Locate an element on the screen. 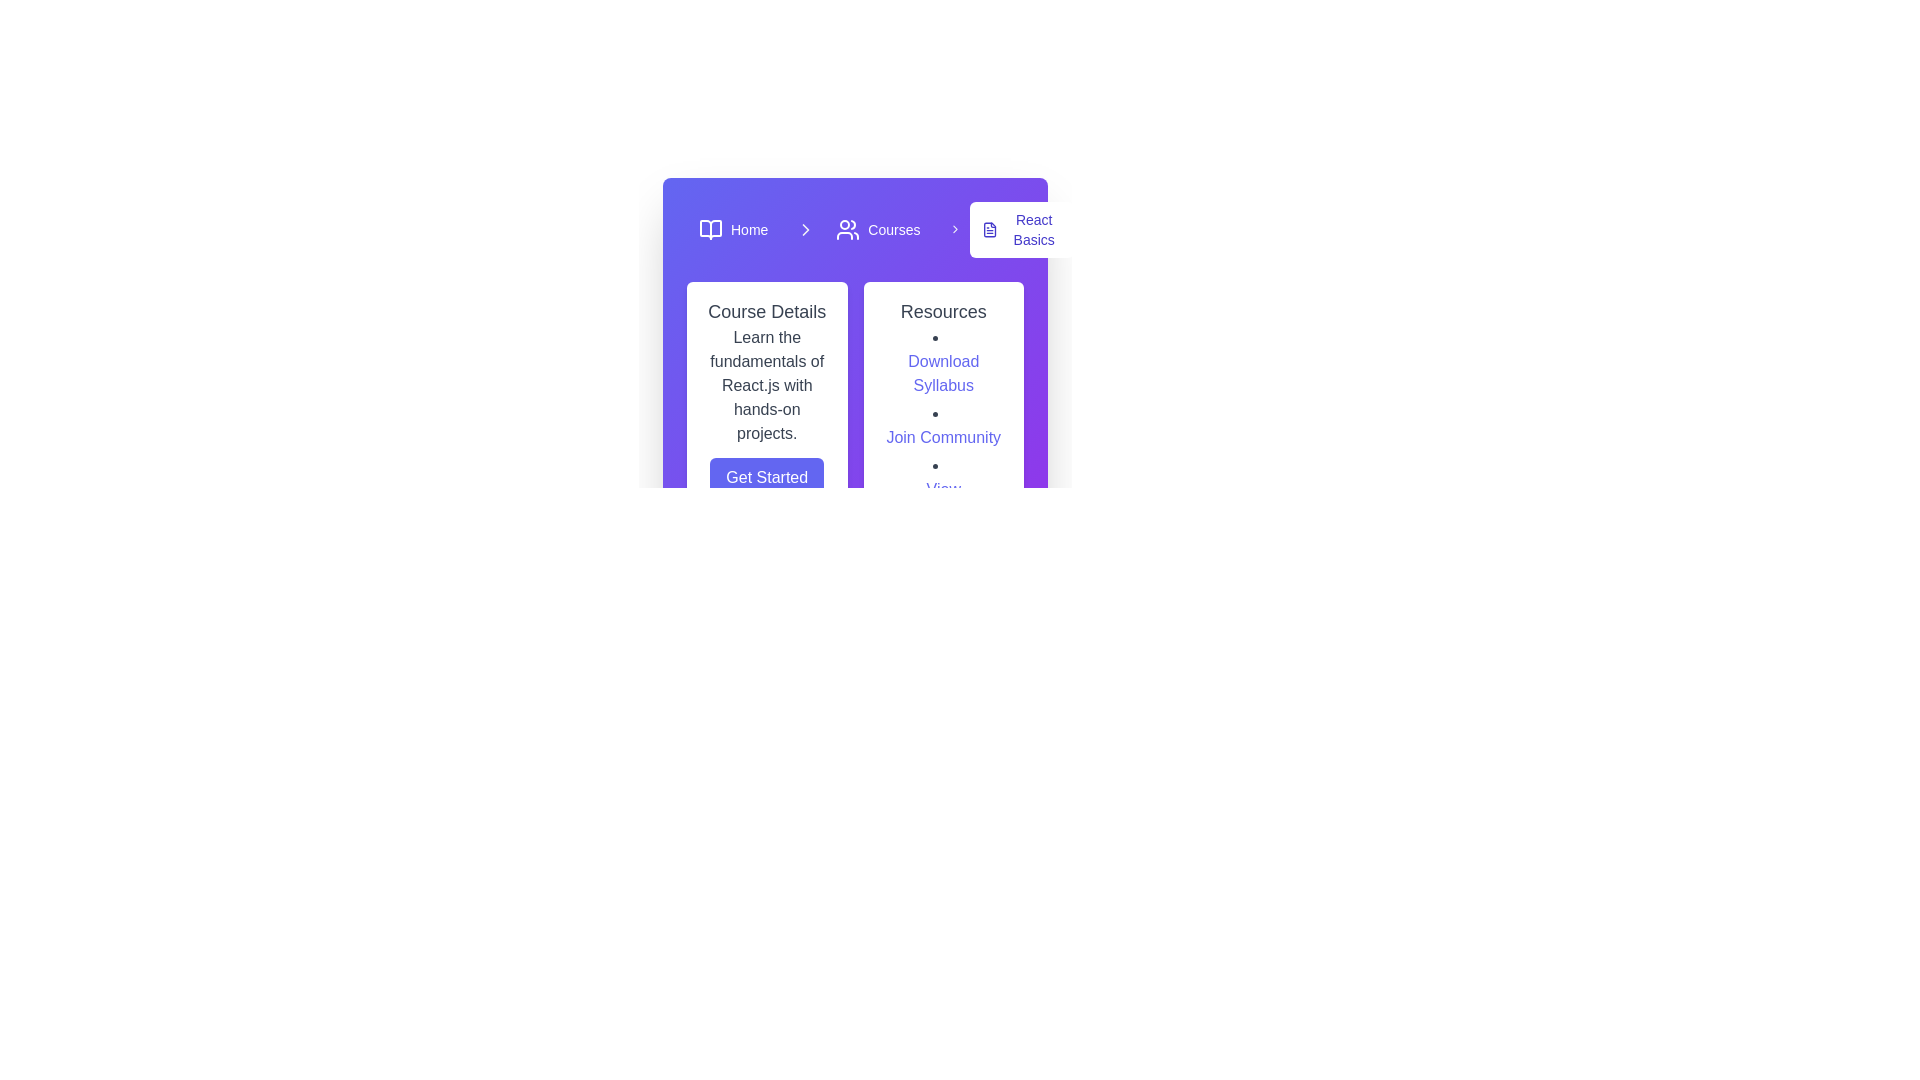 This screenshot has height=1080, width=1920. the 'React Basics' button located in the top-right of the purple card, which is the second button in the navigation row is located at coordinates (1022, 229).